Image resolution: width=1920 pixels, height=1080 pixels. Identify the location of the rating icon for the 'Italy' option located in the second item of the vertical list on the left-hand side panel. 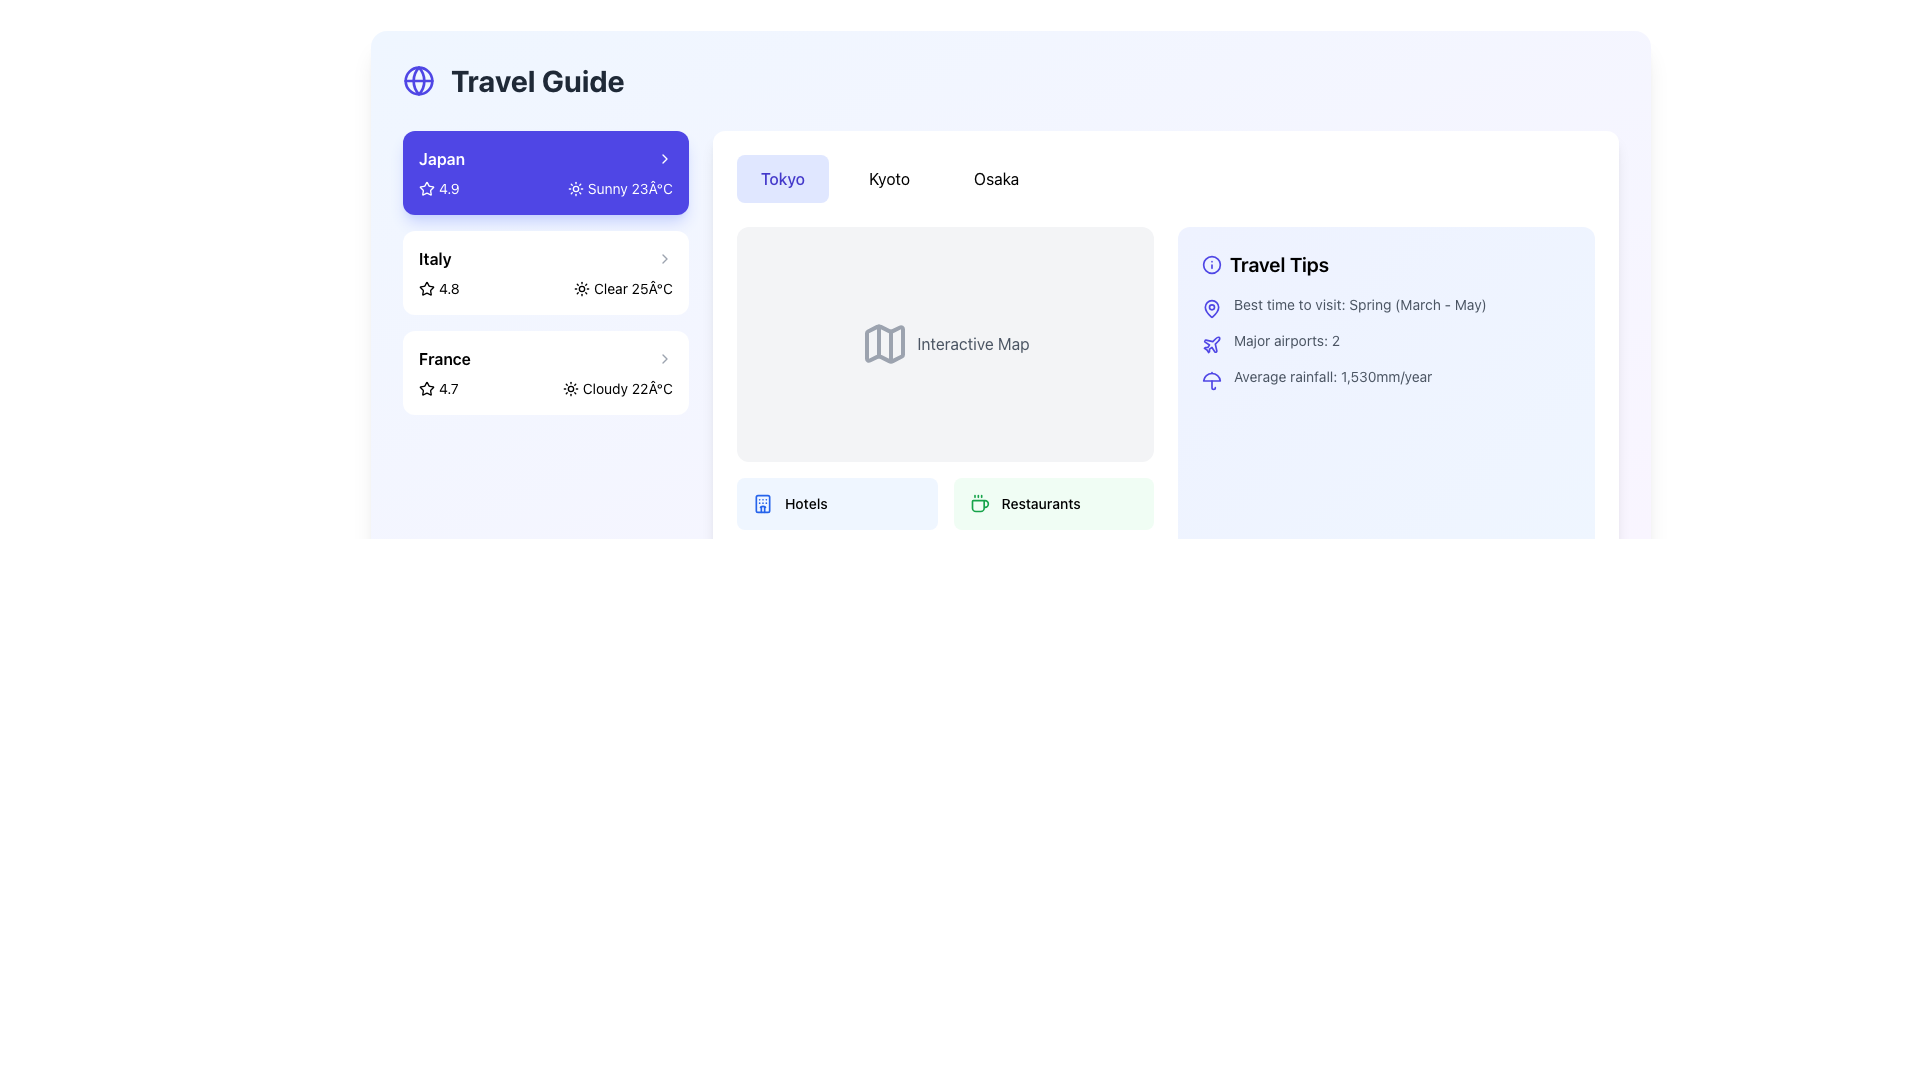
(426, 288).